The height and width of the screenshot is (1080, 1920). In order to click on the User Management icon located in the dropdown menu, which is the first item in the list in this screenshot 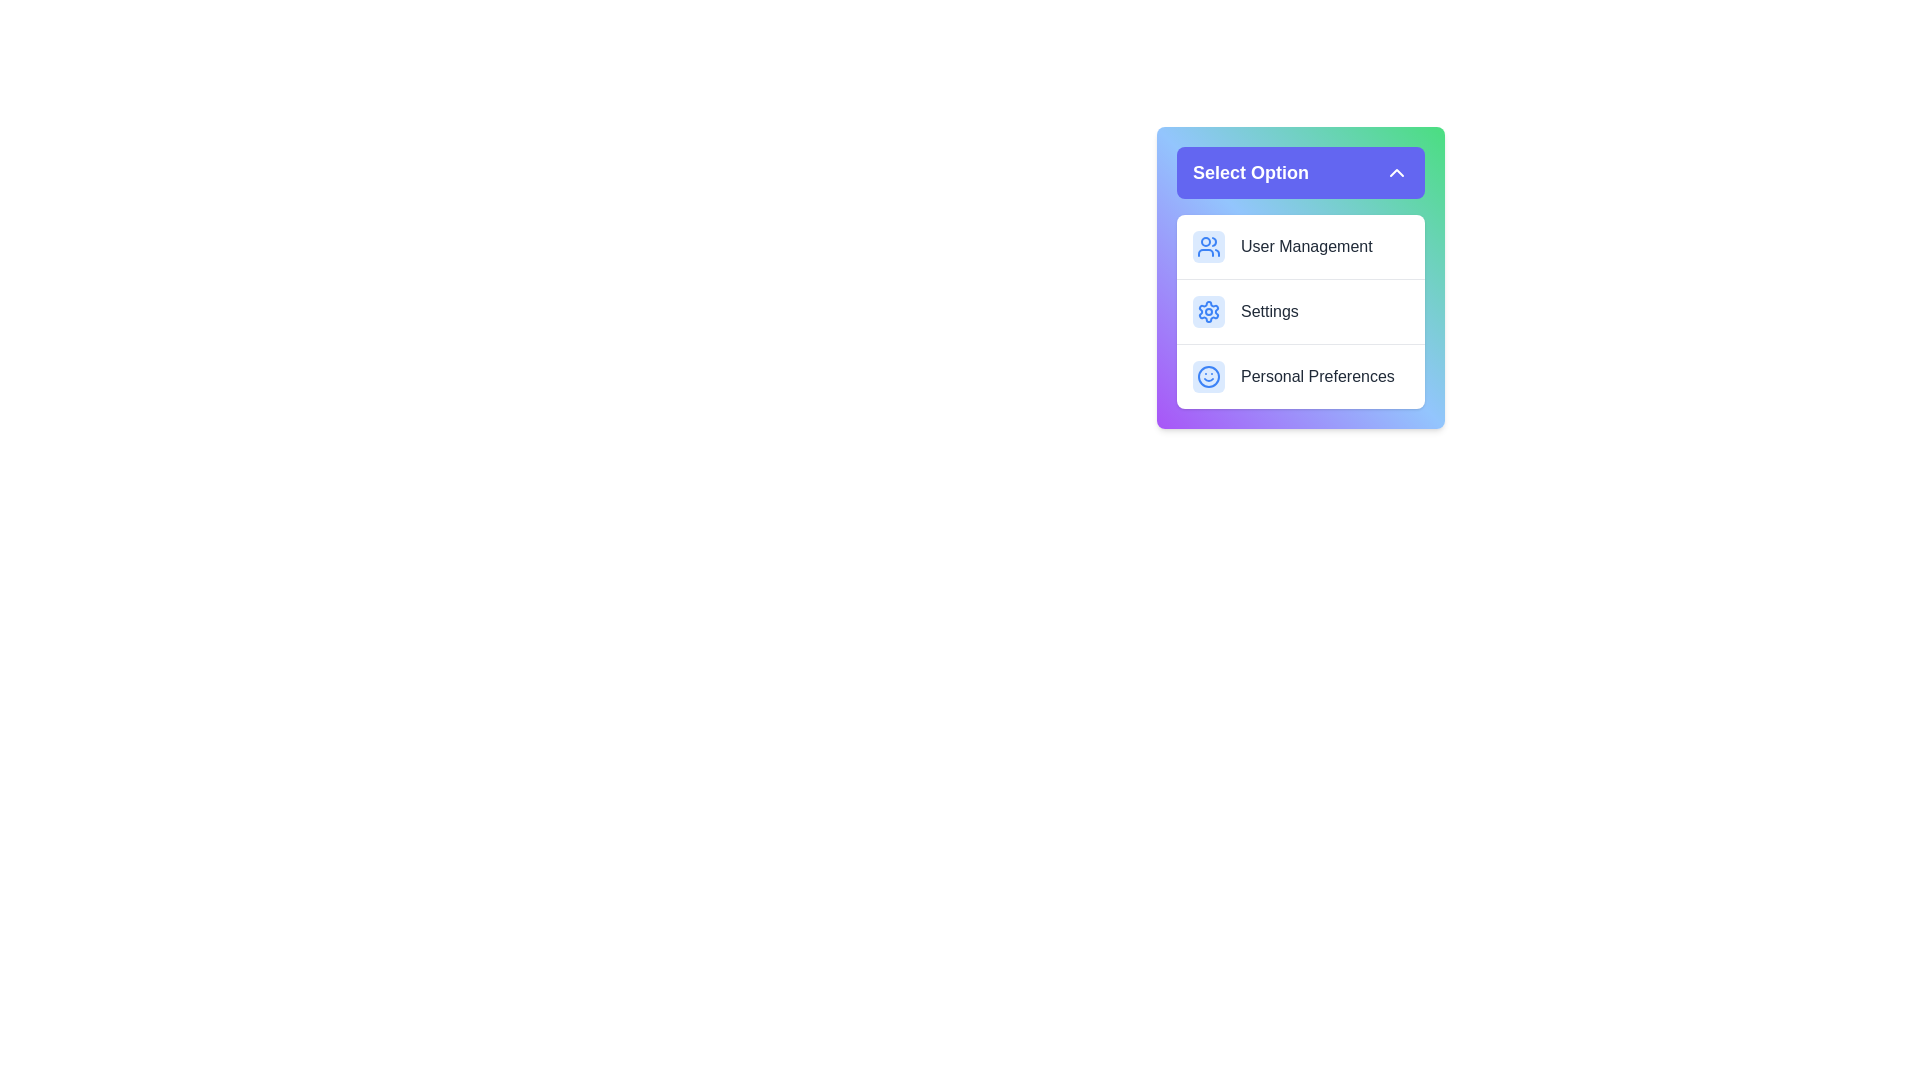, I will do `click(1208, 245)`.